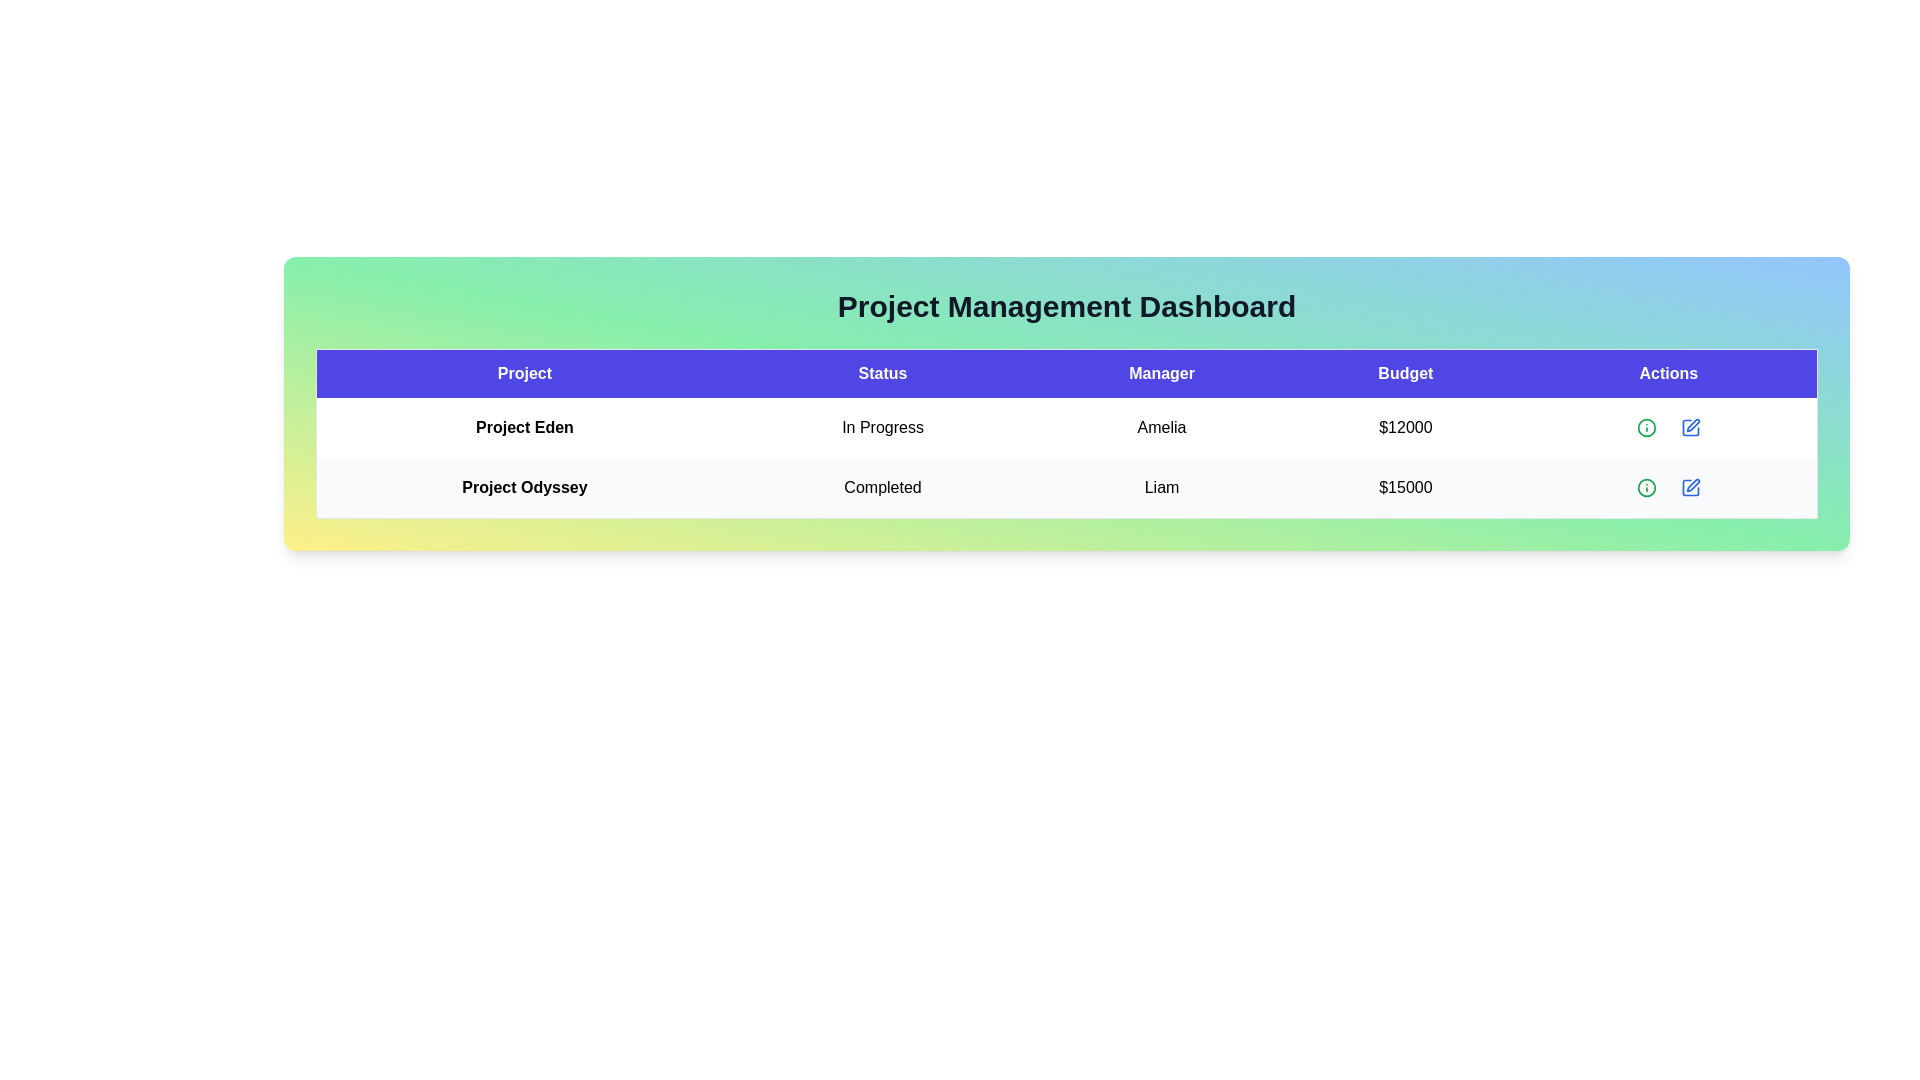 This screenshot has width=1920, height=1080. Describe the element at coordinates (524, 373) in the screenshot. I see `the 'Project' header label, which is the first header in a blue background bar at the top of a table` at that location.